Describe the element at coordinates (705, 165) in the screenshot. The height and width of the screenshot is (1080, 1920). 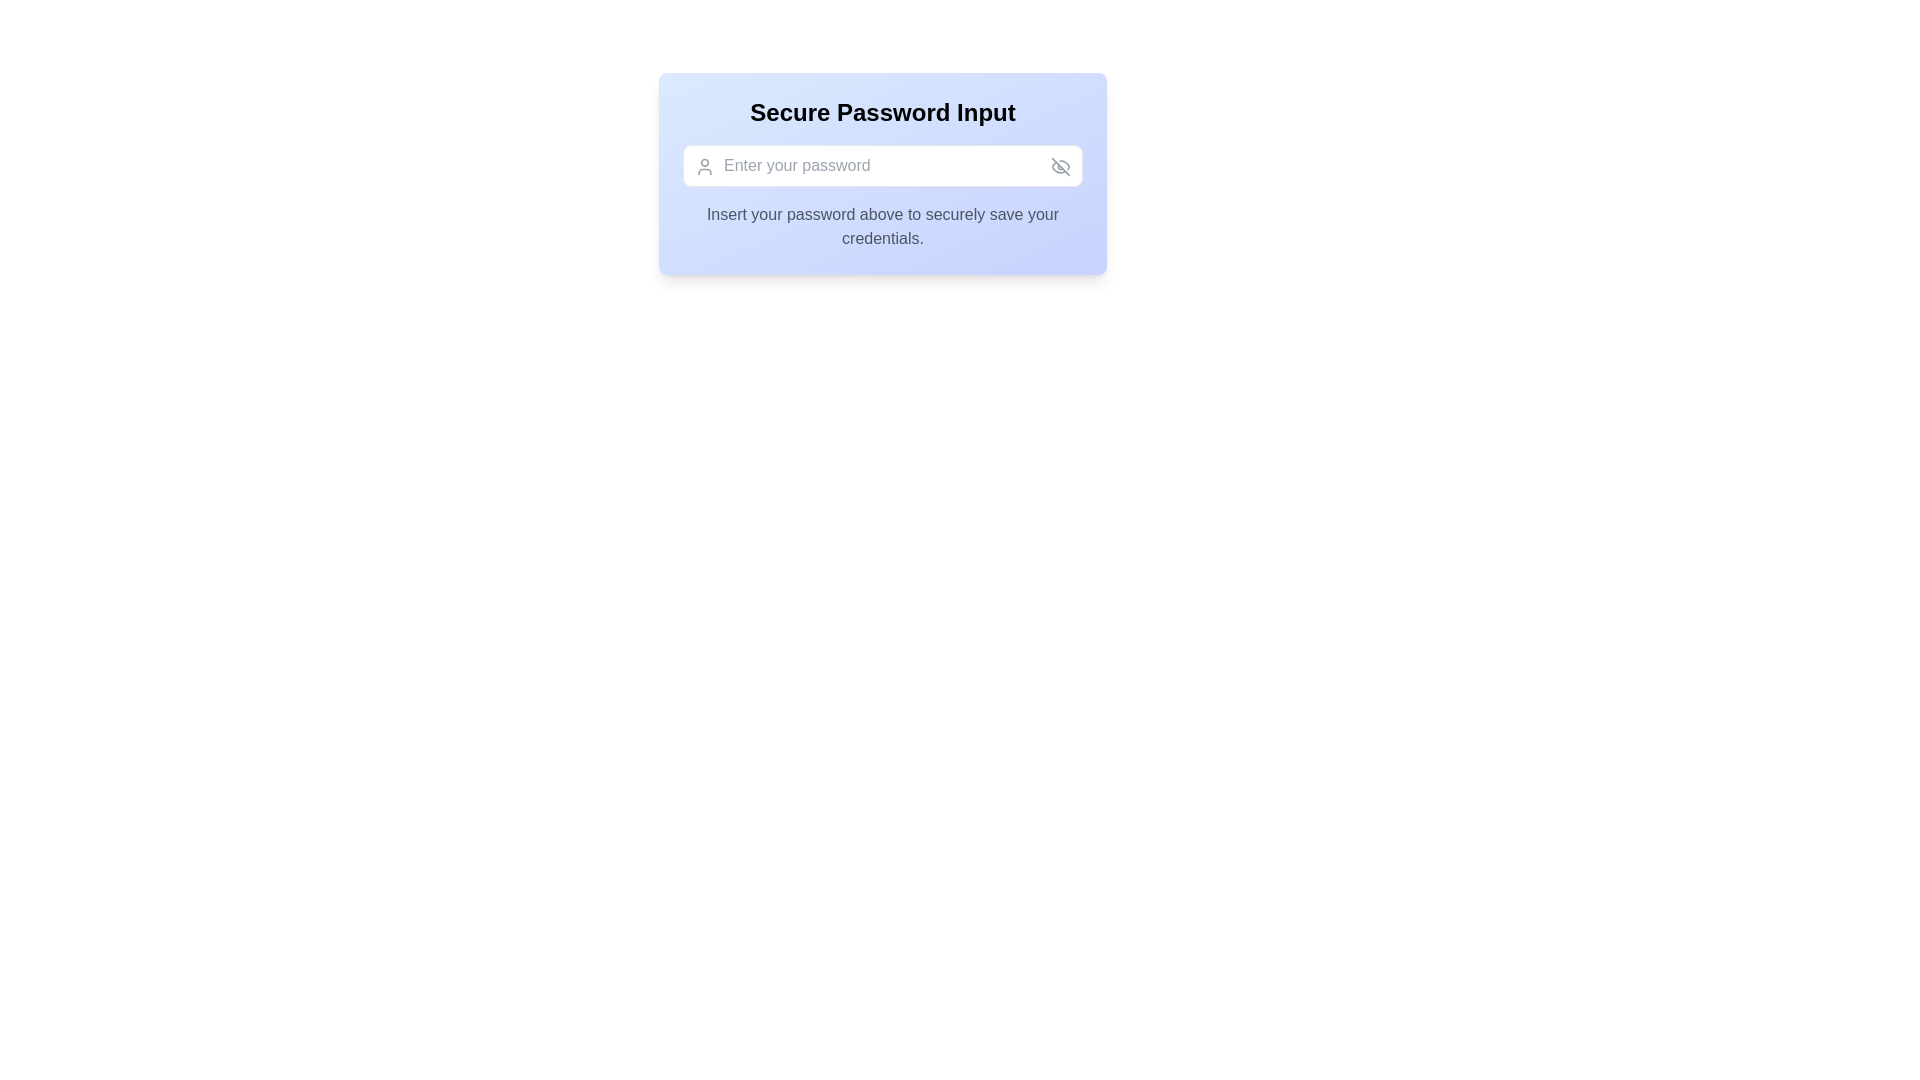
I see `the icon located on the far left within the password input field, which indicates that the field is related to user information` at that location.